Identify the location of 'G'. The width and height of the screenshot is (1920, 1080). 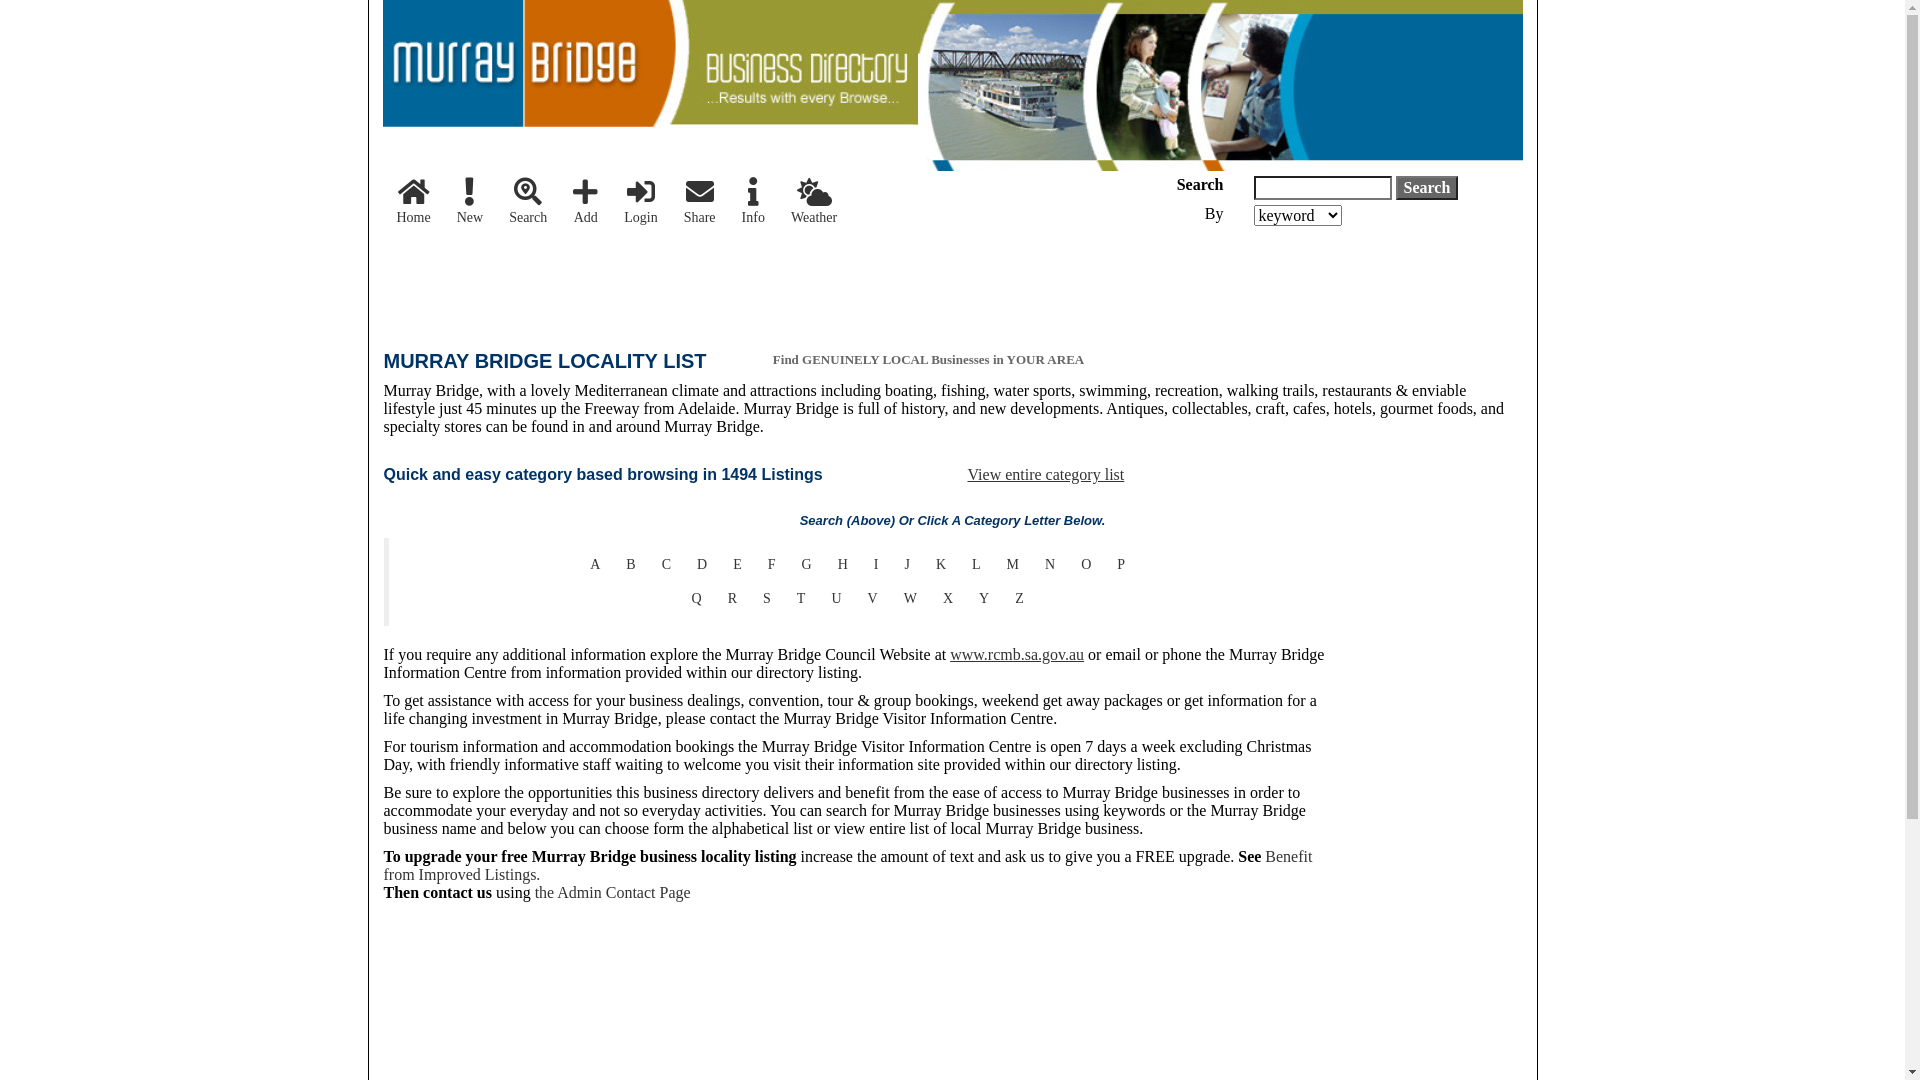
(806, 564).